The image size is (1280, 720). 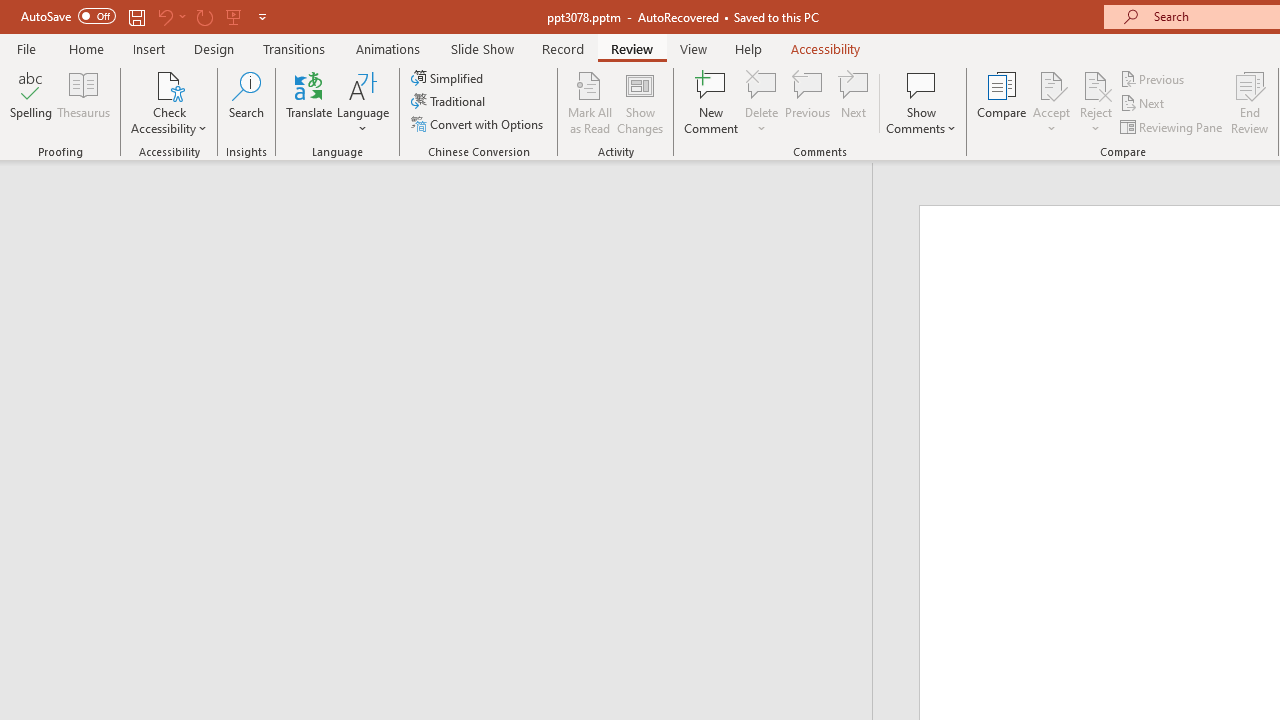 I want to click on 'Accept Change', so click(x=1050, y=84).